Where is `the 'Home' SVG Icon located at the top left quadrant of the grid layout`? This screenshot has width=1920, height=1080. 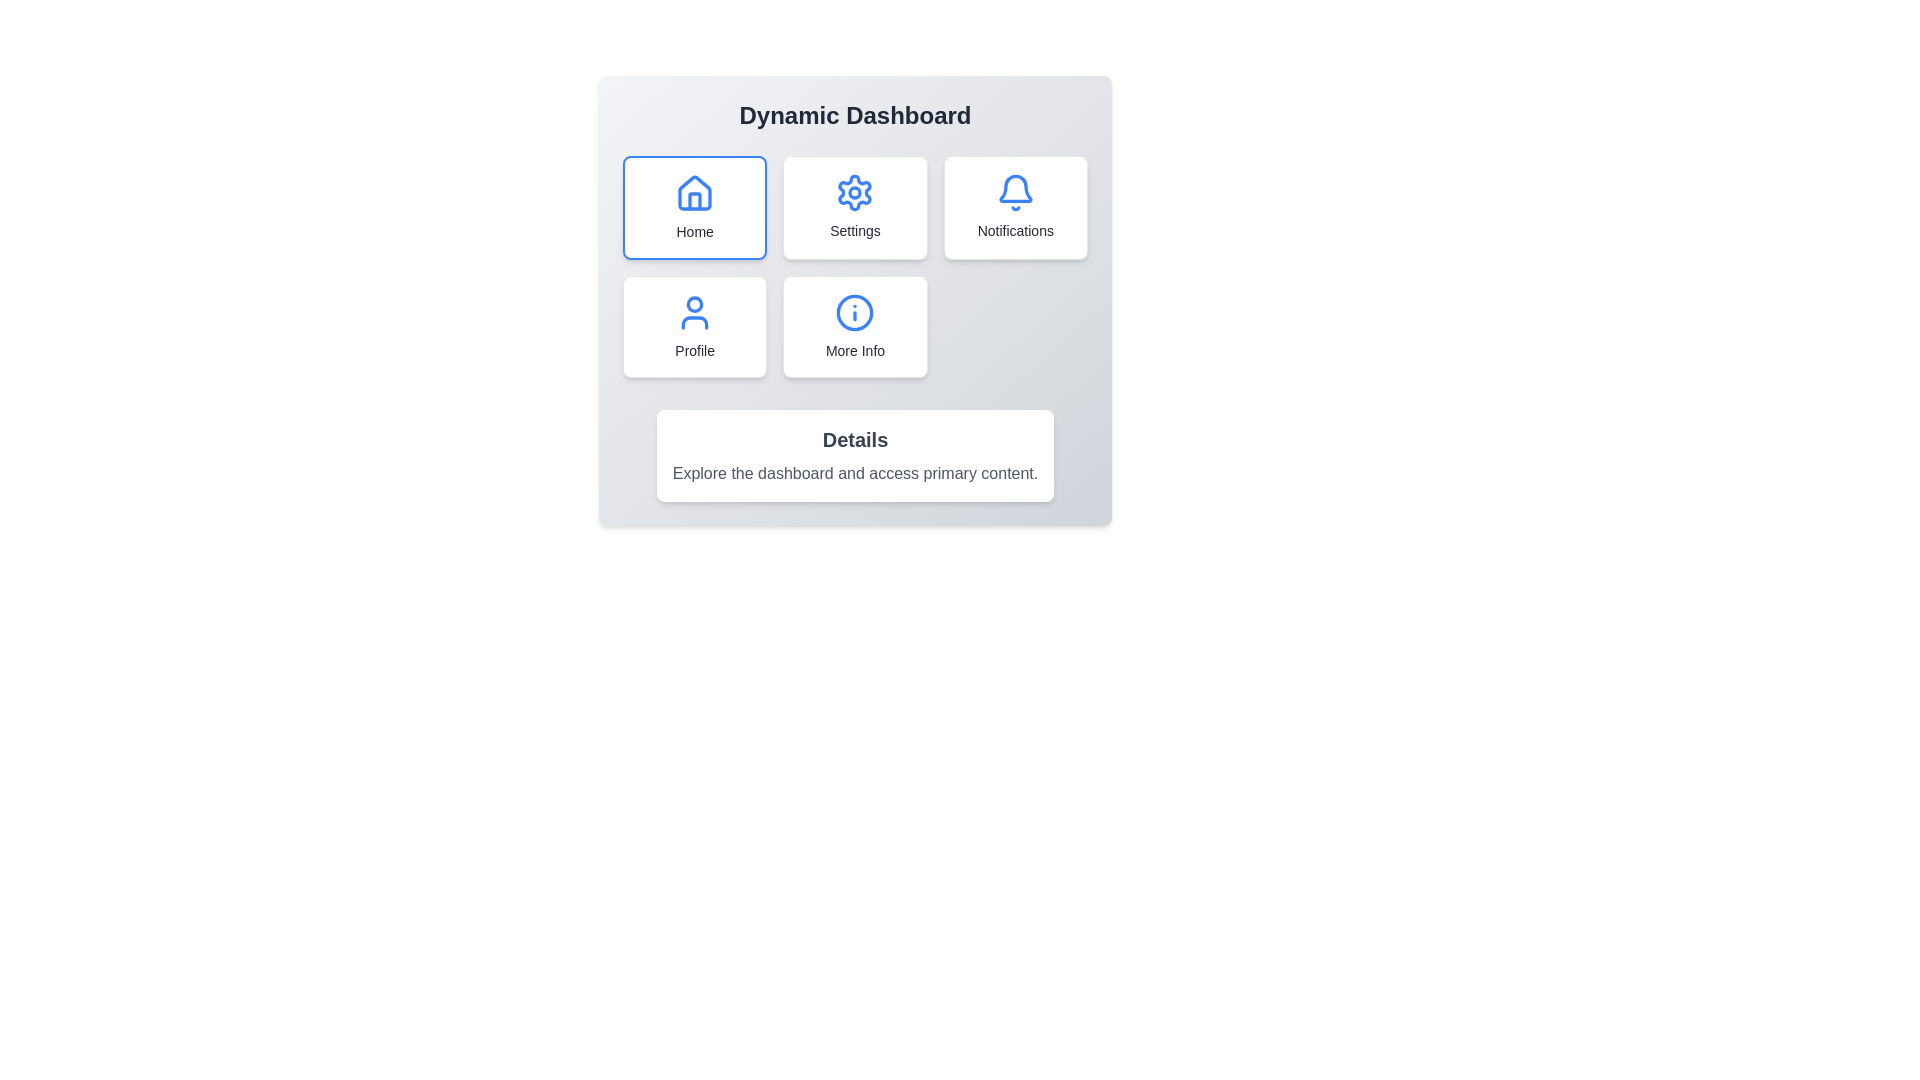
the 'Home' SVG Icon located at the top left quadrant of the grid layout is located at coordinates (695, 193).